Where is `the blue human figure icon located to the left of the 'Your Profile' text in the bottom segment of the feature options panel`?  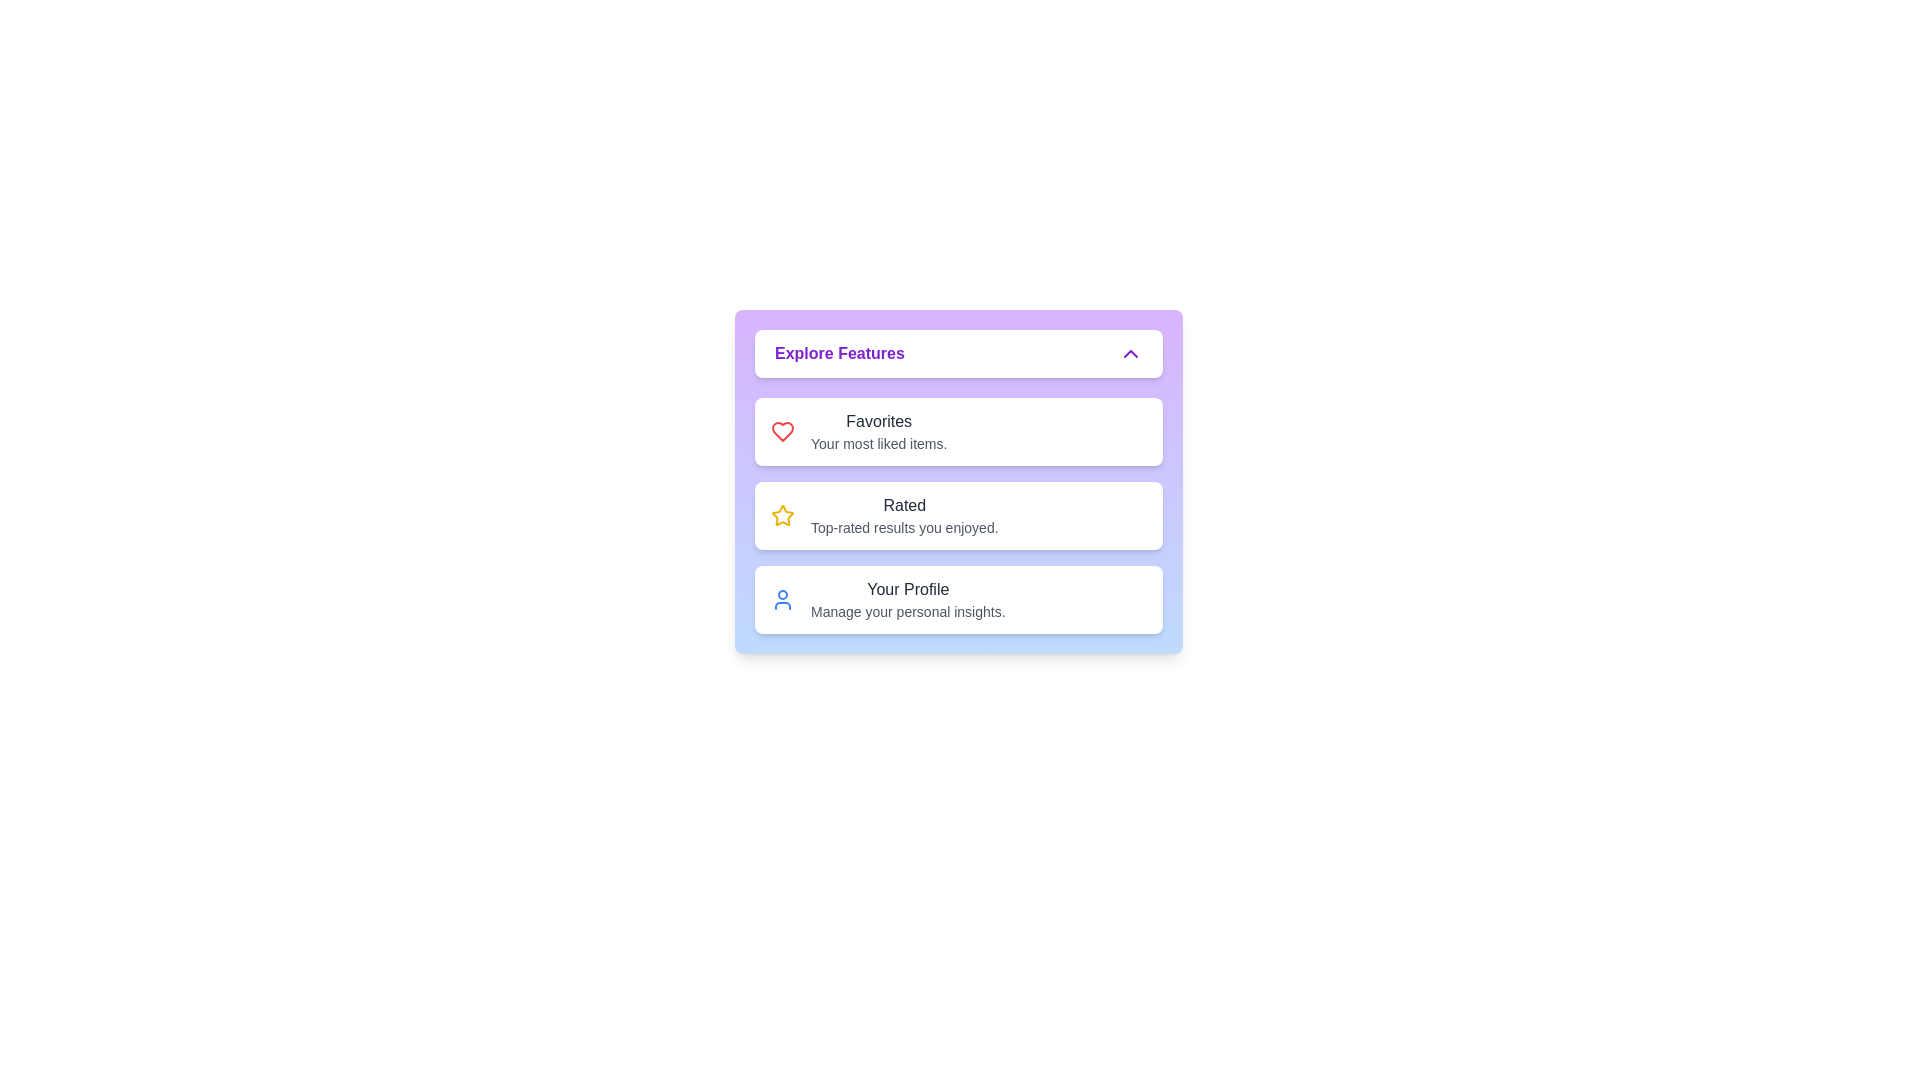
the blue human figure icon located to the left of the 'Your Profile' text in the bottom segment of the feature options panel is located at coordinates (781, 599).